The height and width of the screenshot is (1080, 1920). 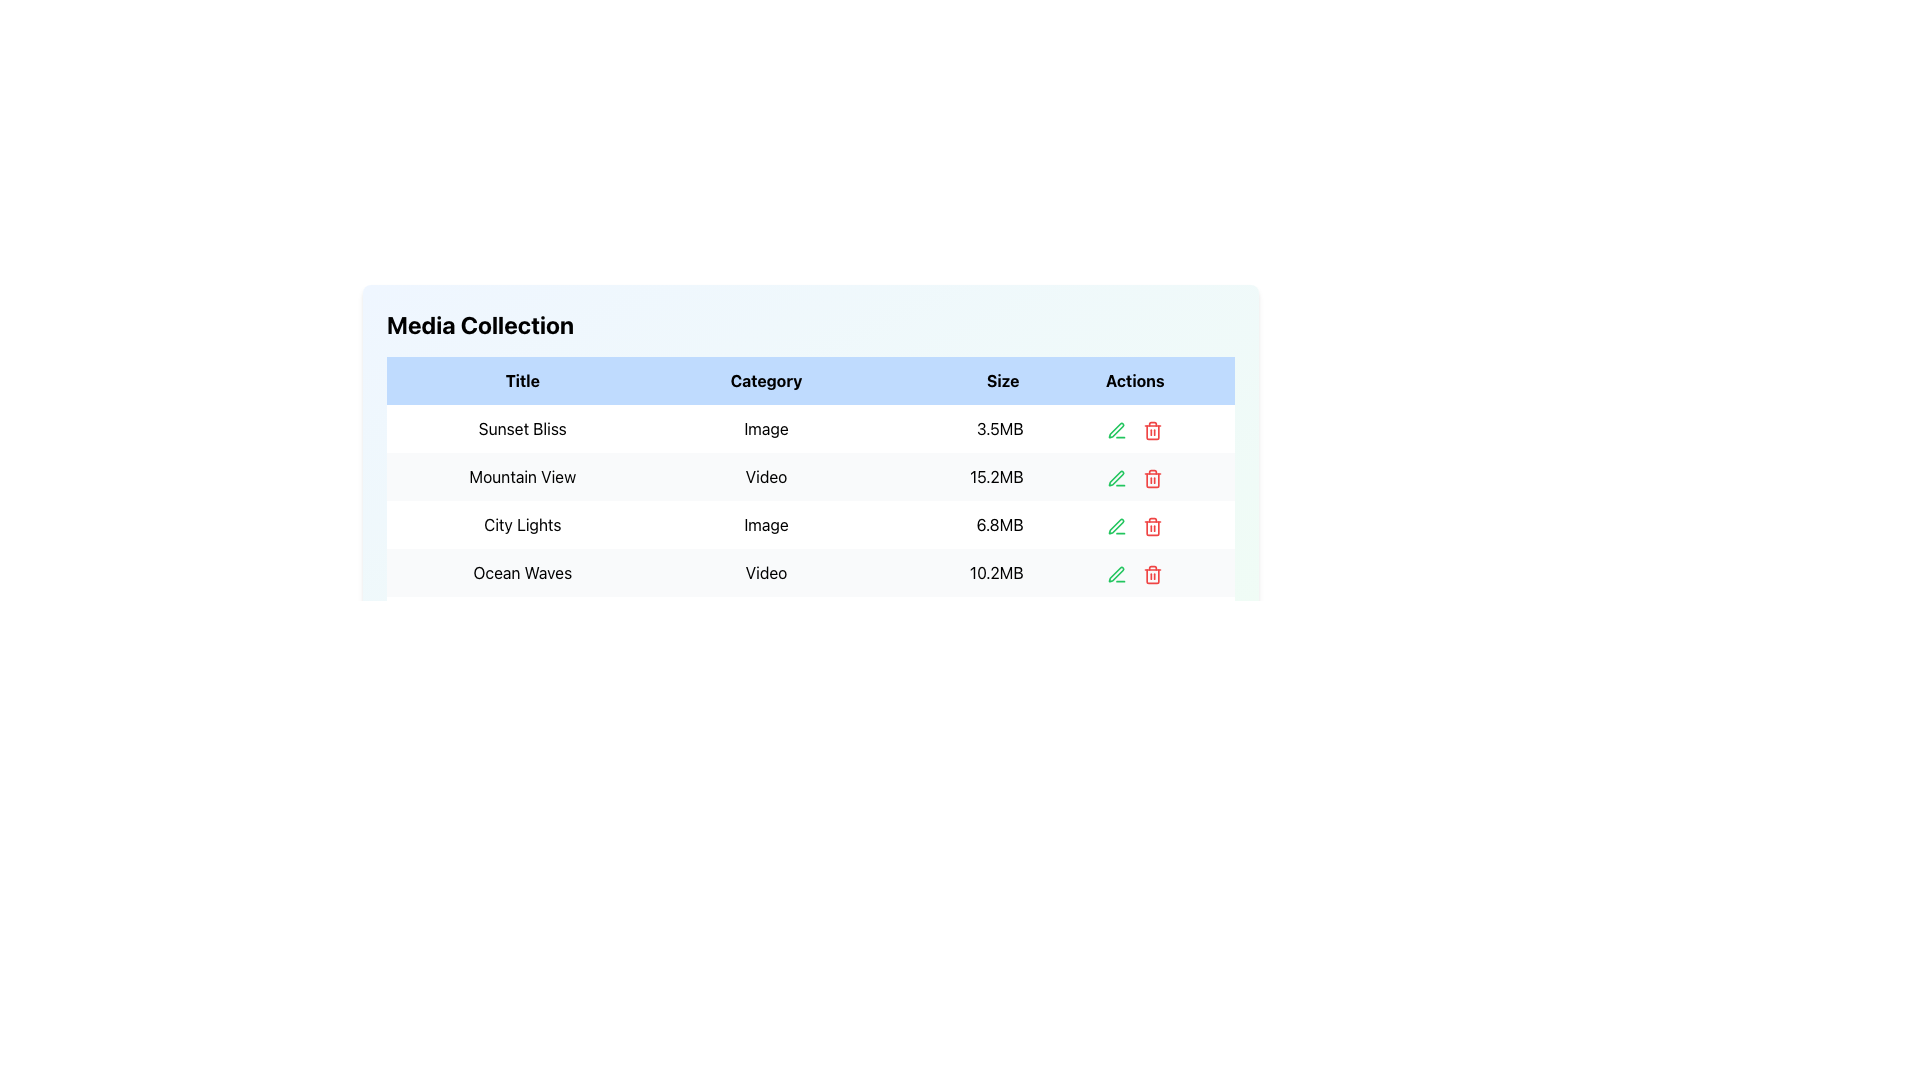 I want to click on the green pen icon in the 'Actions' column of the media collection table to initiate editing for the 'Mountain View' entry, so click(x=1115, y=478).